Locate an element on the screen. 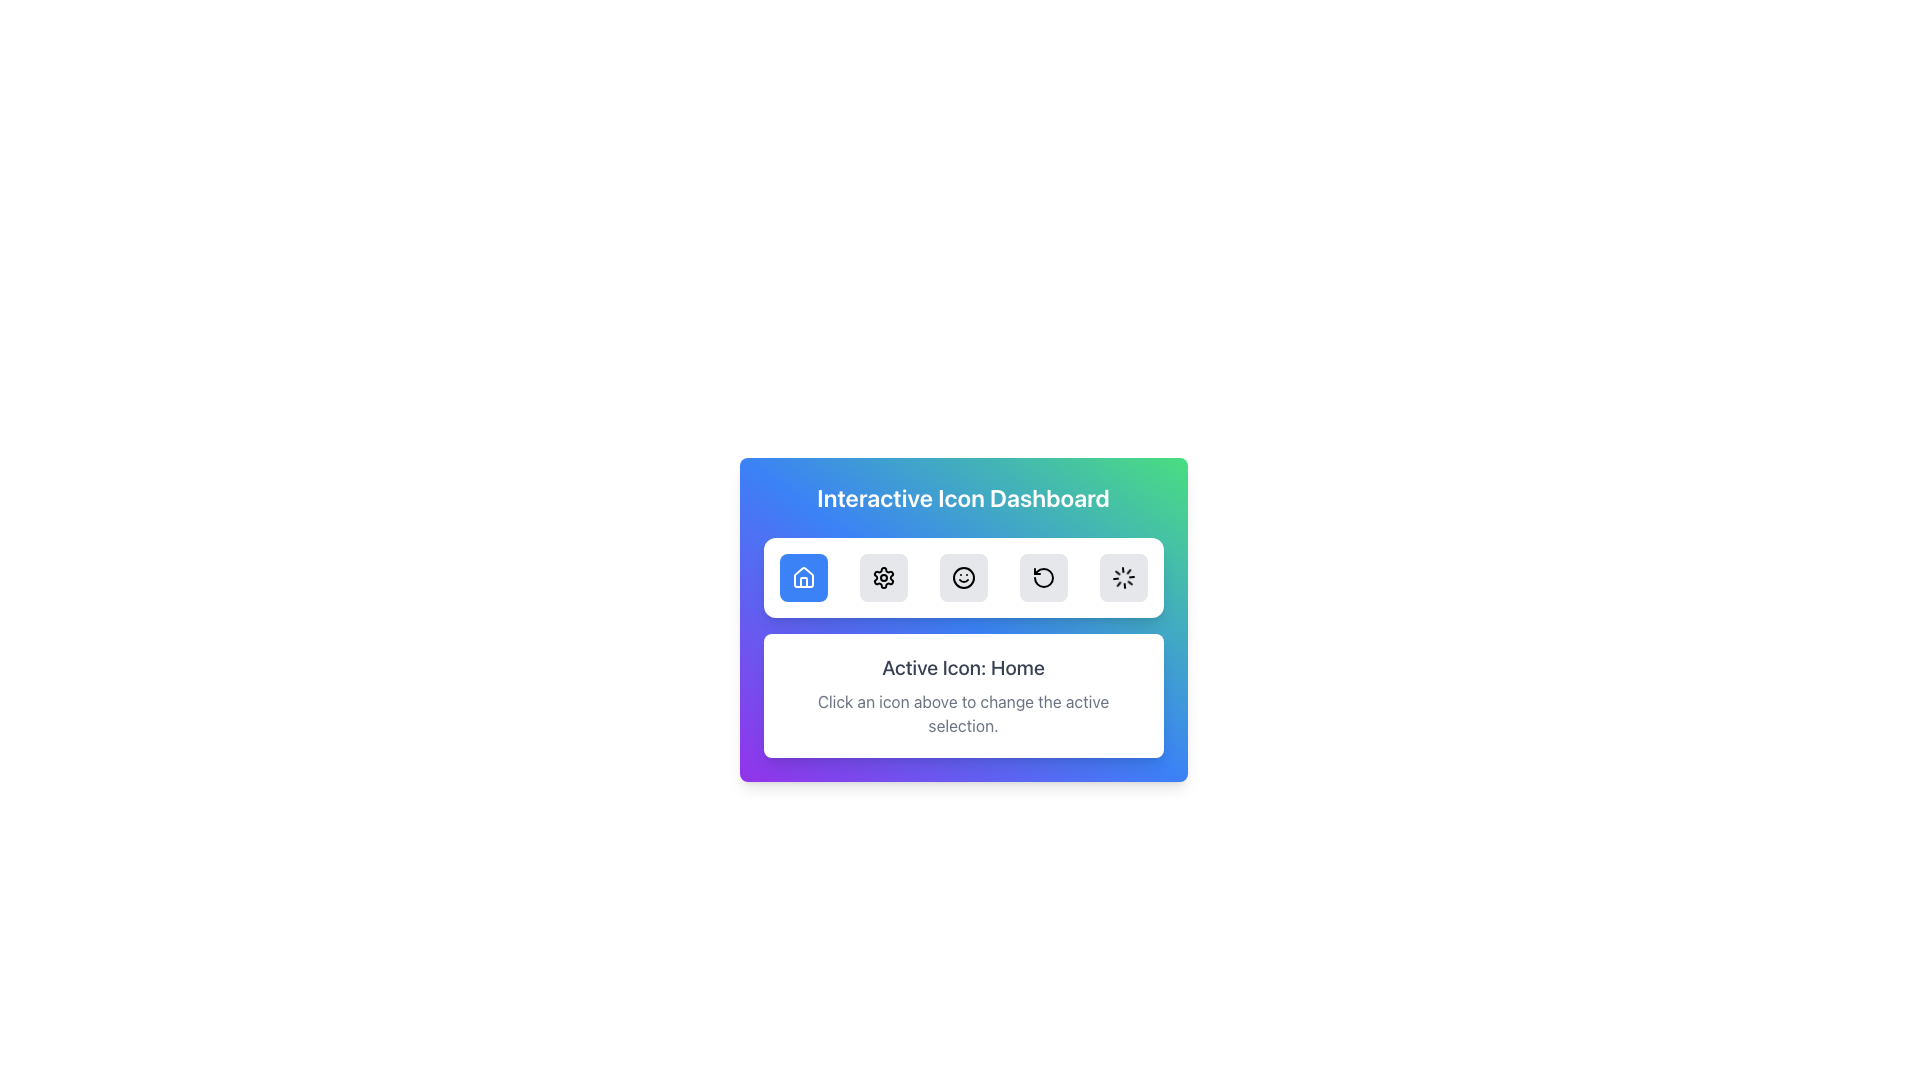 This screenshot has height=1080, width=1920. the settings icon button, which is the second icon in the top row of the Interactive Icon Dashboard is located at coordinates (882, 578).